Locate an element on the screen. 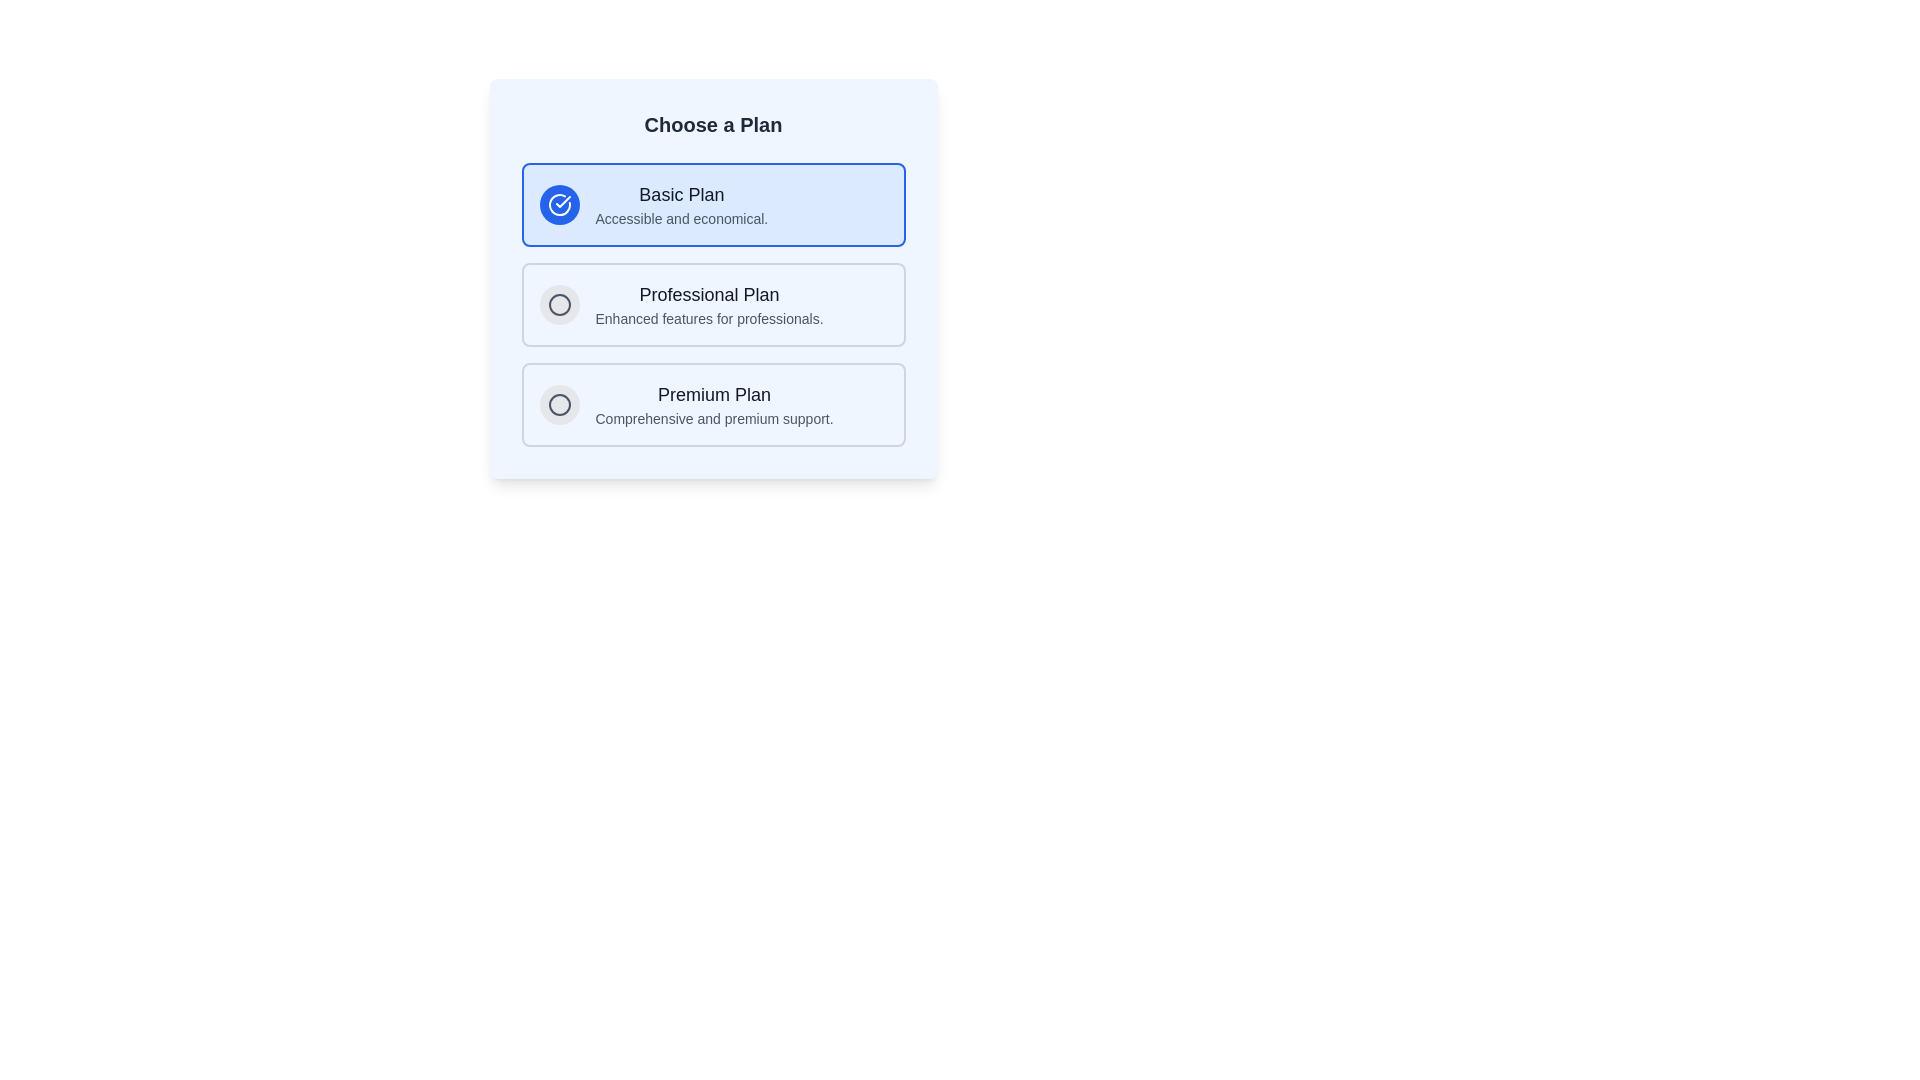  the first circular icon in the top-left corner of the 'Basic Plan' option on the 'Choose a Plan' page, which serves as a visual marker or status indicator for selection or activation of the 'Basic Plan' is located at coordinates (559, 405).